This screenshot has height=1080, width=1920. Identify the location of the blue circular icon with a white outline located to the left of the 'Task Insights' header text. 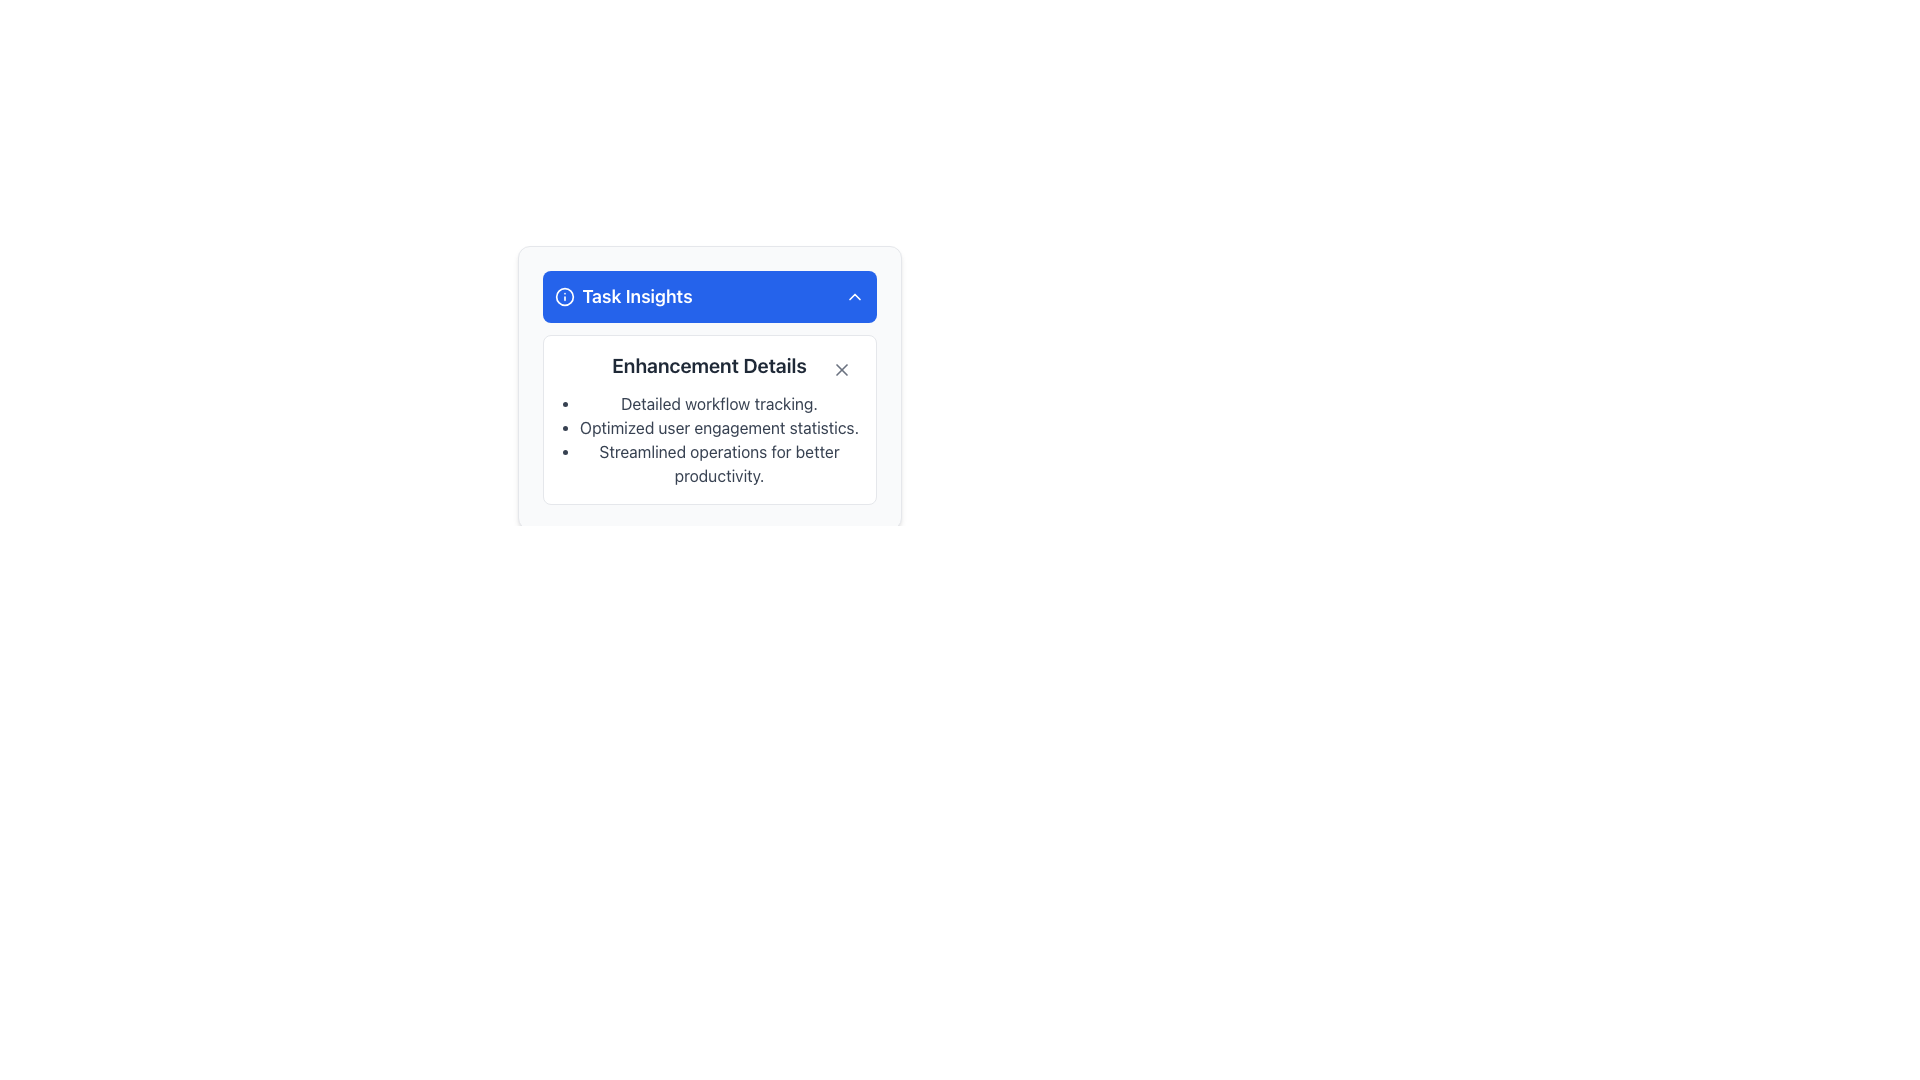
(563, 297).